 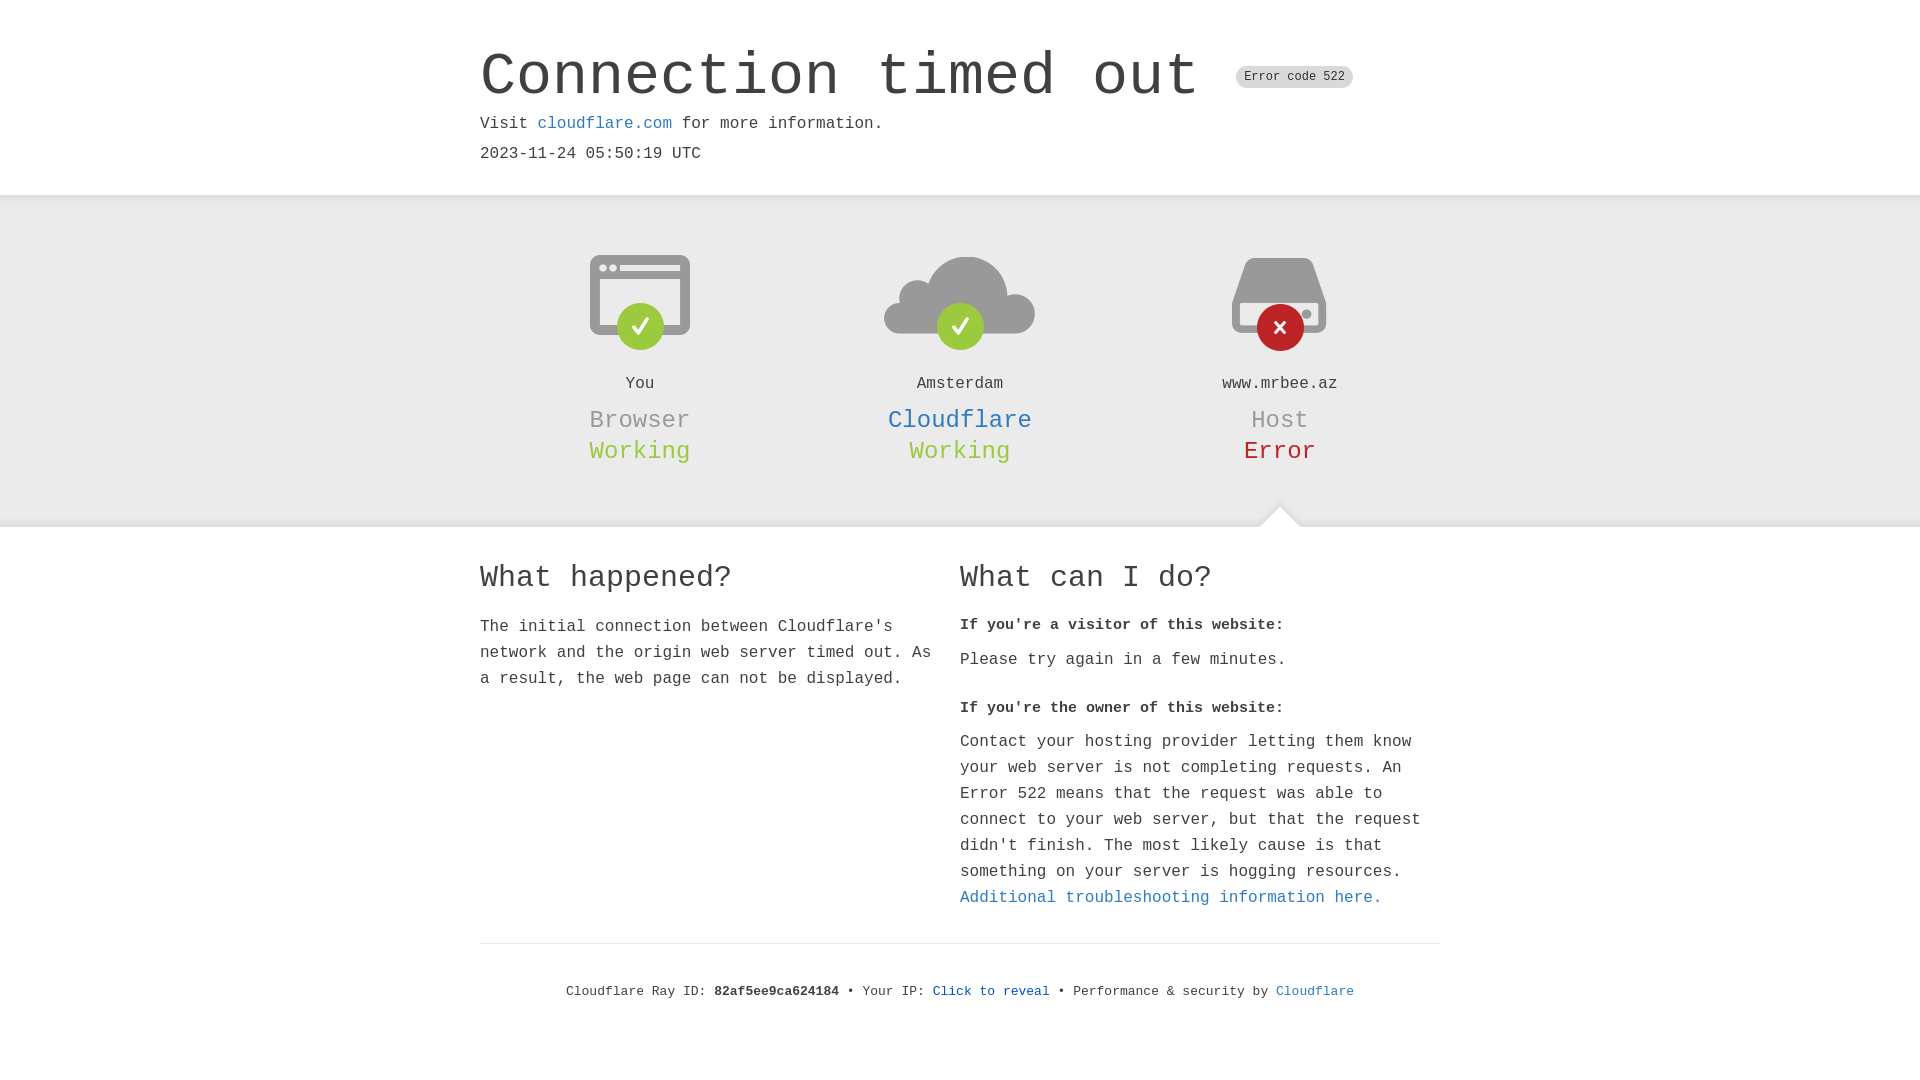 I want to click on 'cloudflare.com', so click(x=603, y=123).